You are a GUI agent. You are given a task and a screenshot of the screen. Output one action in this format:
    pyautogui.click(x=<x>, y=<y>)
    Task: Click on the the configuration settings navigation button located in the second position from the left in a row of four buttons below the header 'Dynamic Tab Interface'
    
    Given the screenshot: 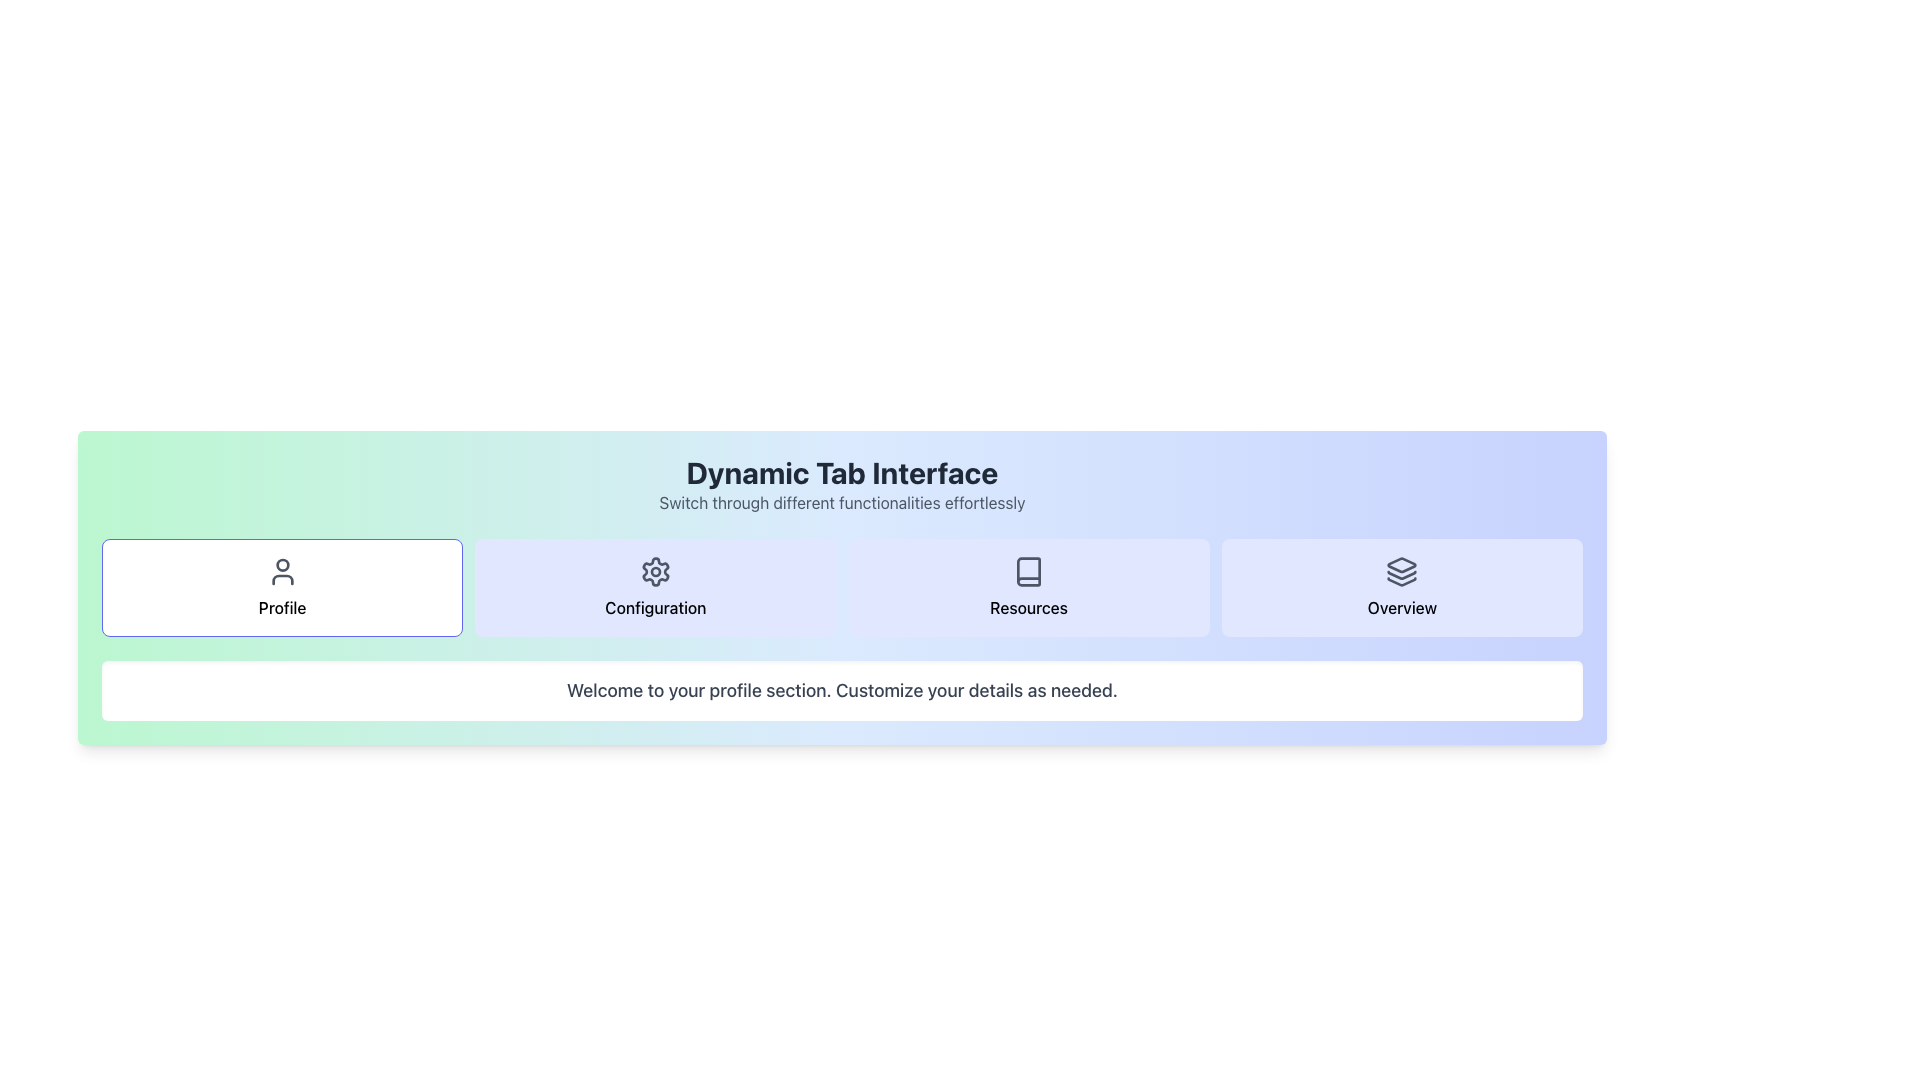 What is the action you would take?
    pyautogui.click(x=655, y=586)
    